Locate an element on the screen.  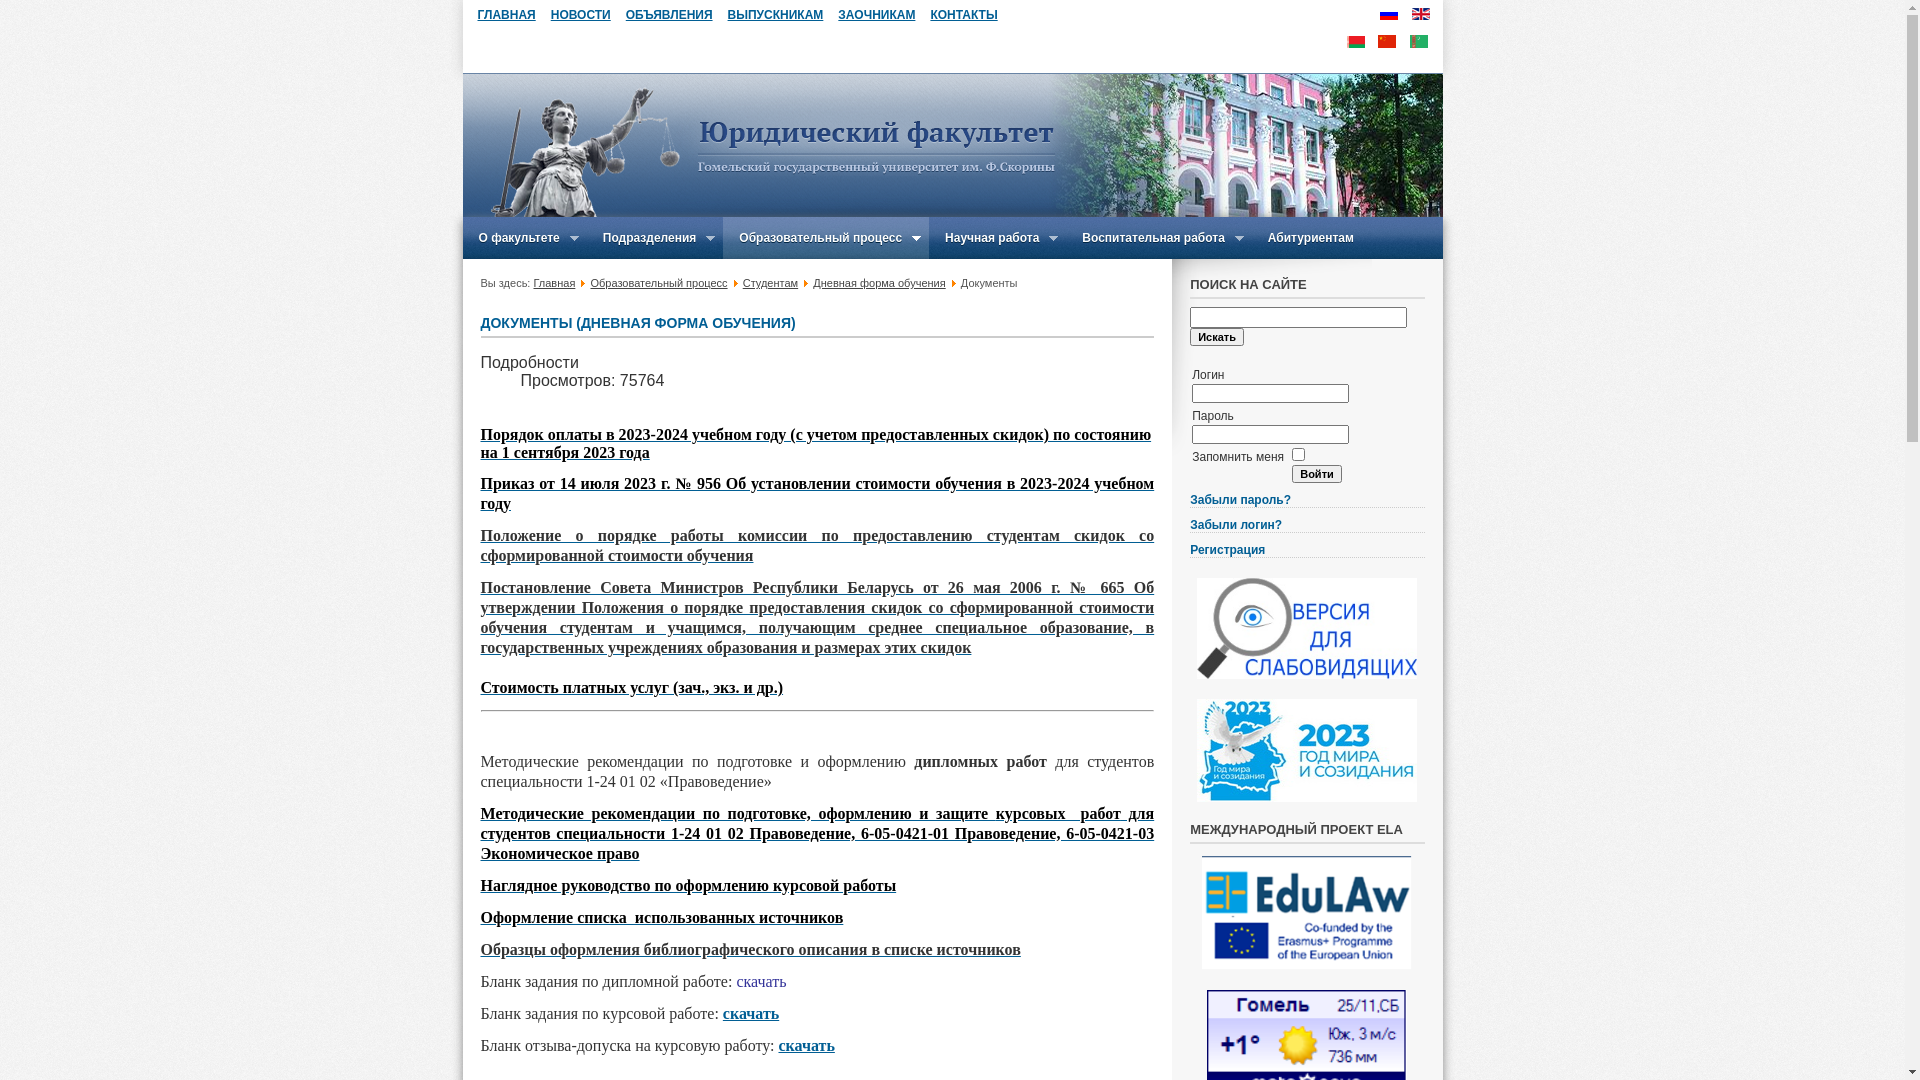
'English (UK)' is located at coordinates (1419, 14).